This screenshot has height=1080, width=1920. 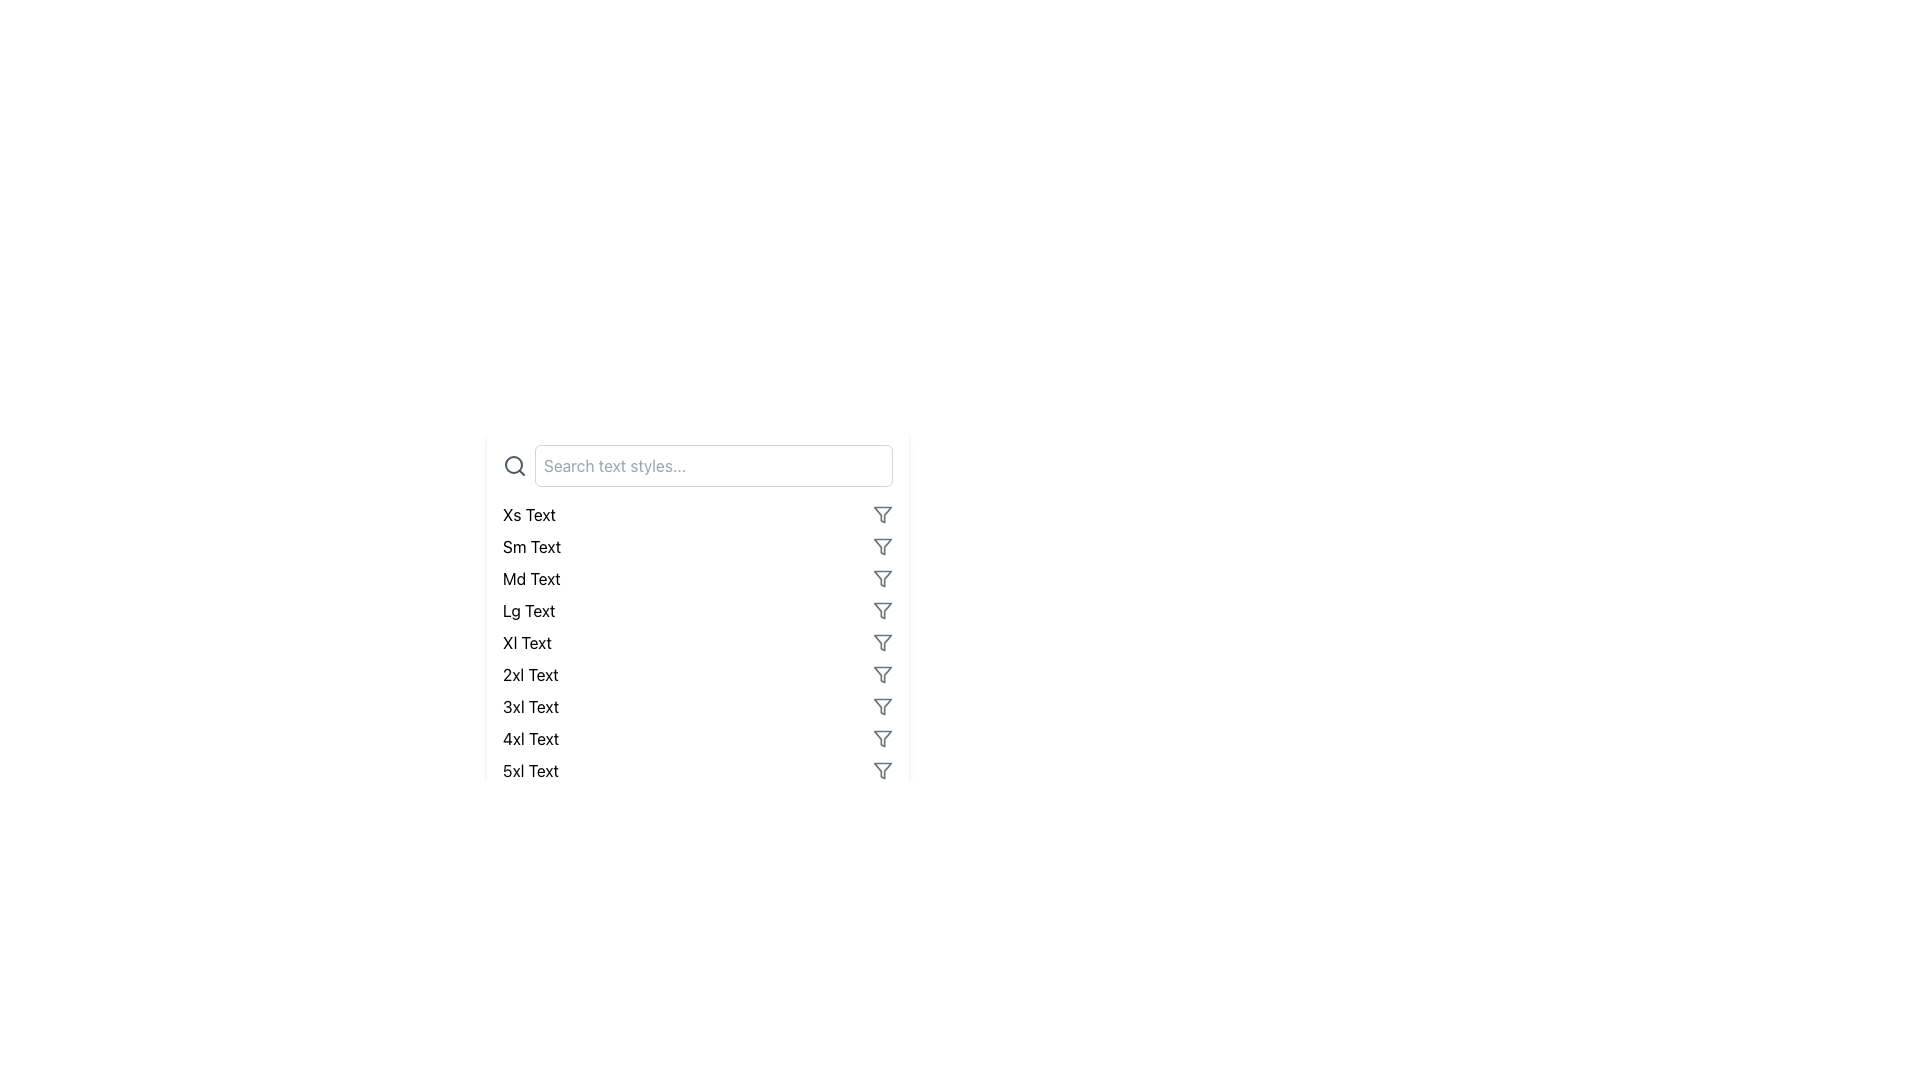 What do you see at coordinates (882, 514) in the screenshot?
I see `the filter icon located on the right side of the 'Xs Text' row` at bounding box center [882, 514].